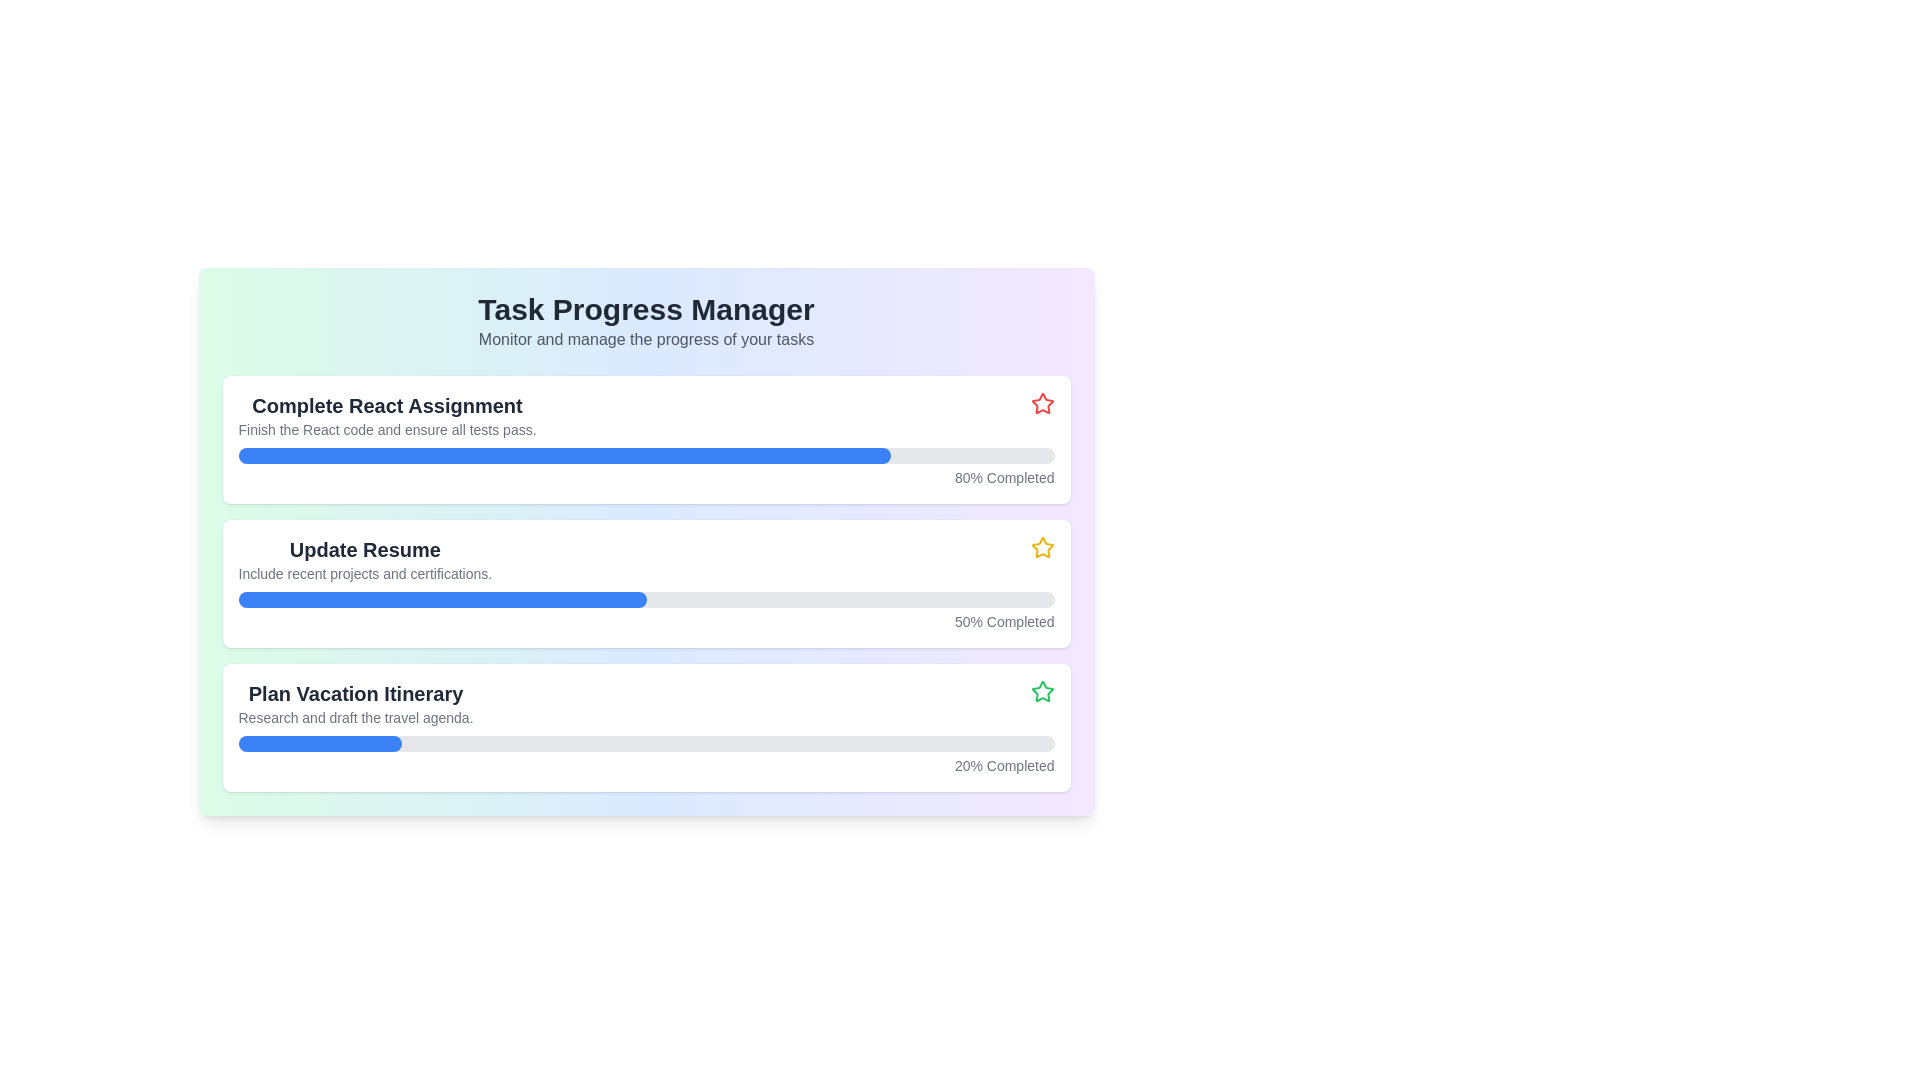 The width and height of the screenshot is (1920, 1080). I want to click on task progress, so click(898, 744).